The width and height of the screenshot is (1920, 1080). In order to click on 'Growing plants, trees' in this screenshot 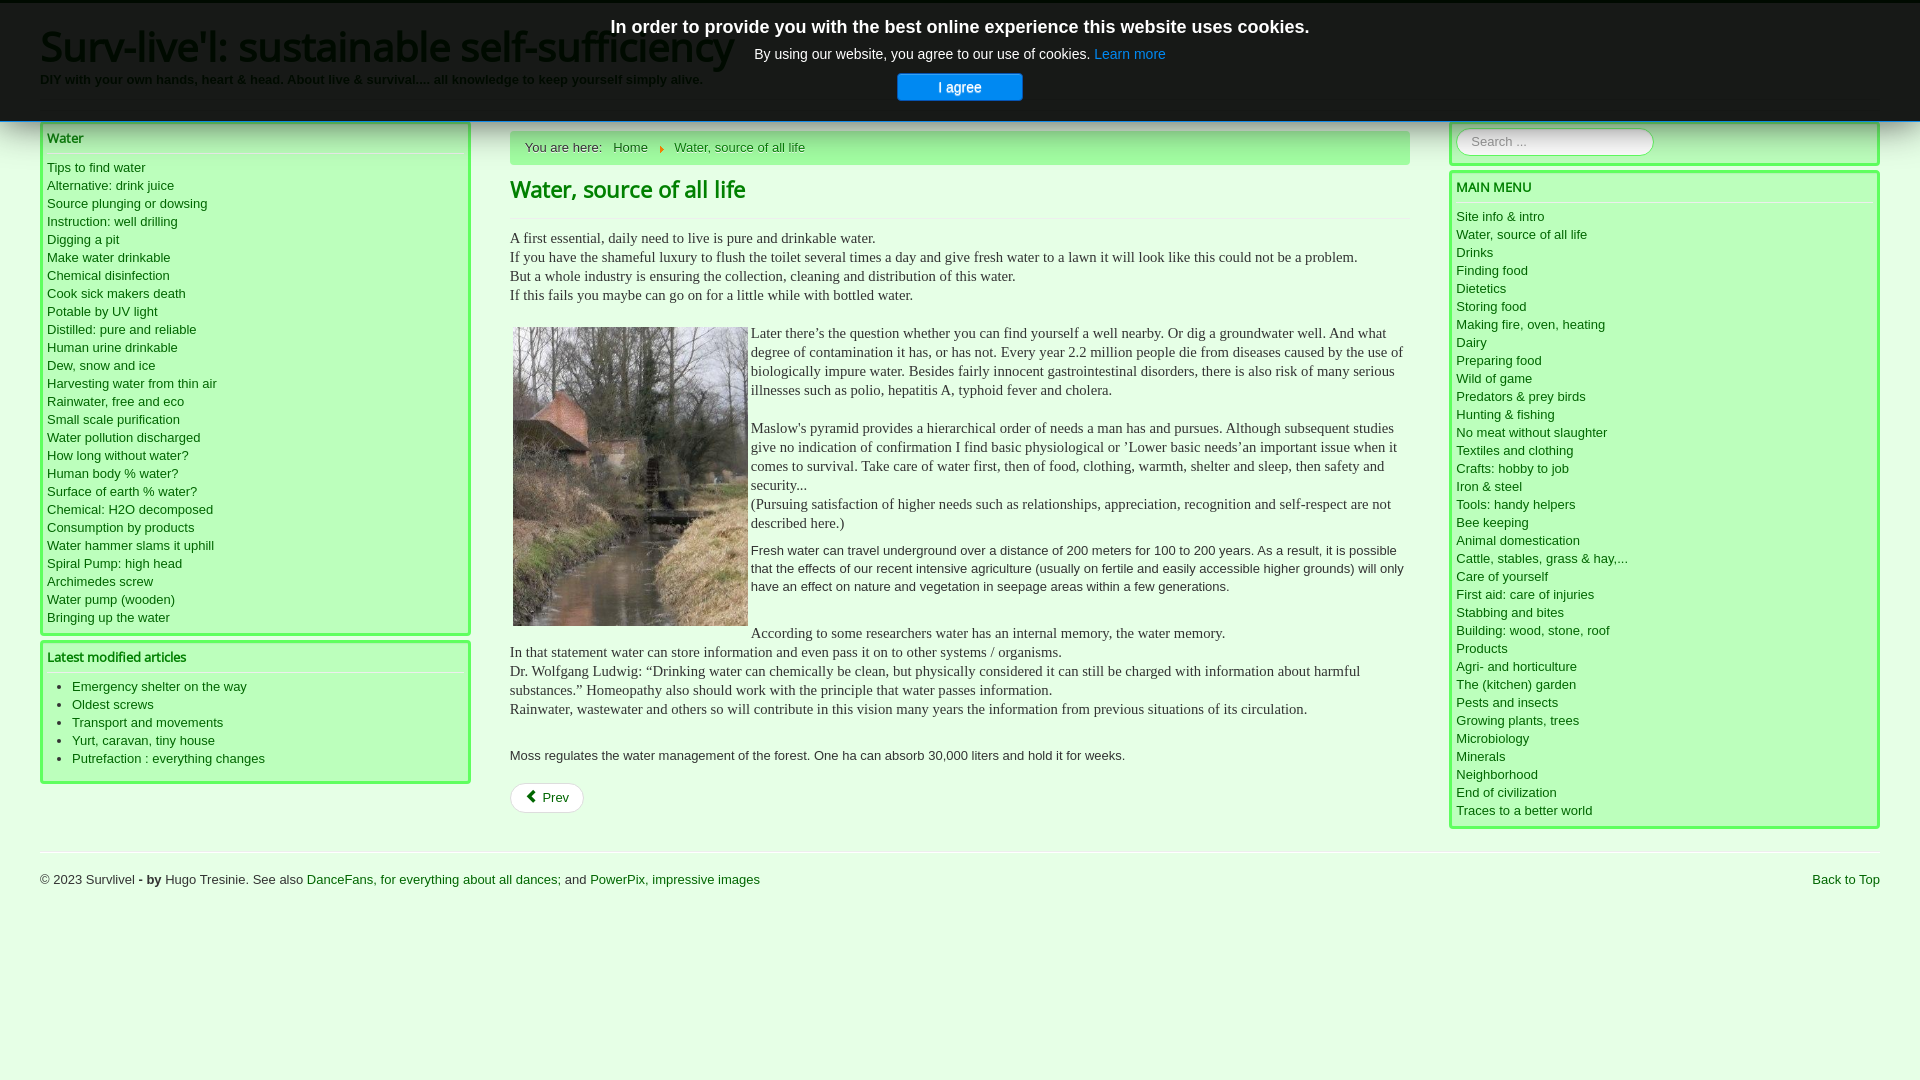, I will do `click(1455, 721)`.